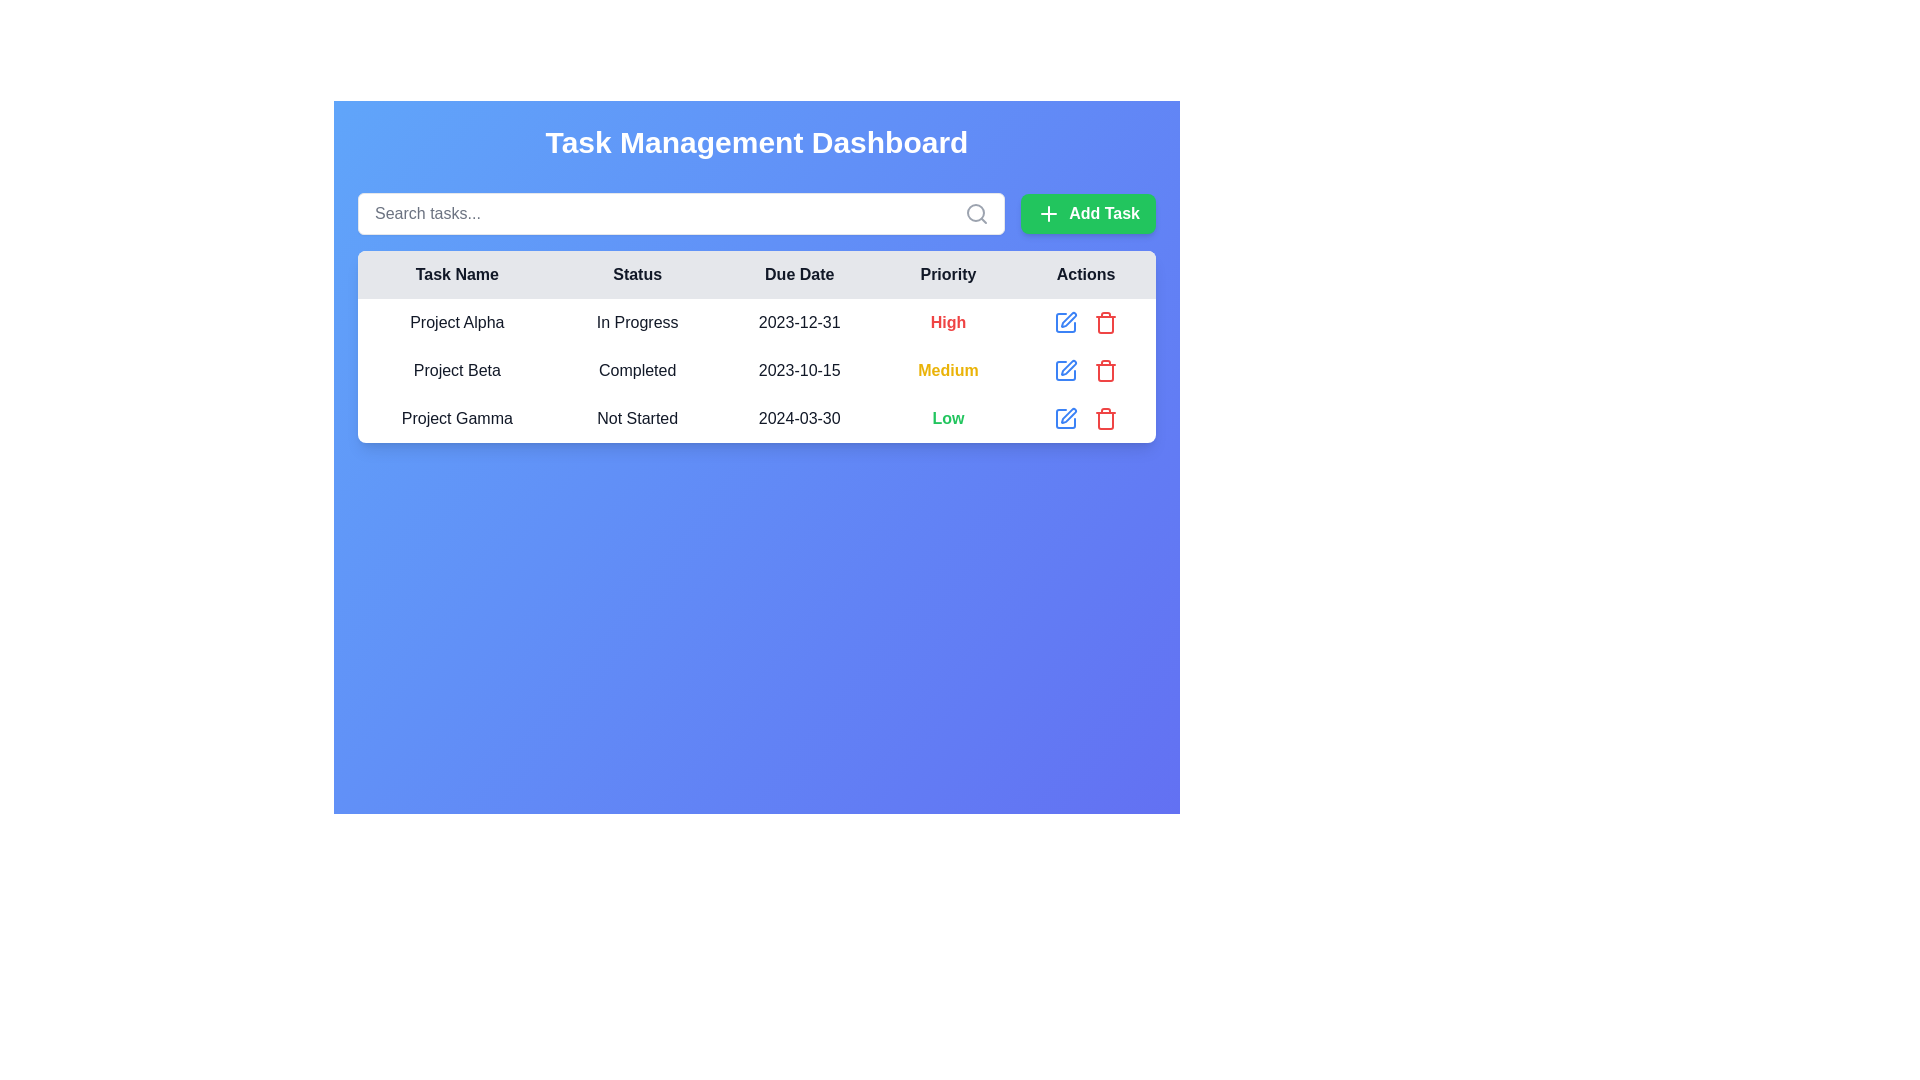 This screenshot has height=1080, width=1920. What do you see at coordinates (456, 274) in the screenshot?
I see `the 'Task Name' table header located in the first column of the task management table` at bounding box center [456, 274].